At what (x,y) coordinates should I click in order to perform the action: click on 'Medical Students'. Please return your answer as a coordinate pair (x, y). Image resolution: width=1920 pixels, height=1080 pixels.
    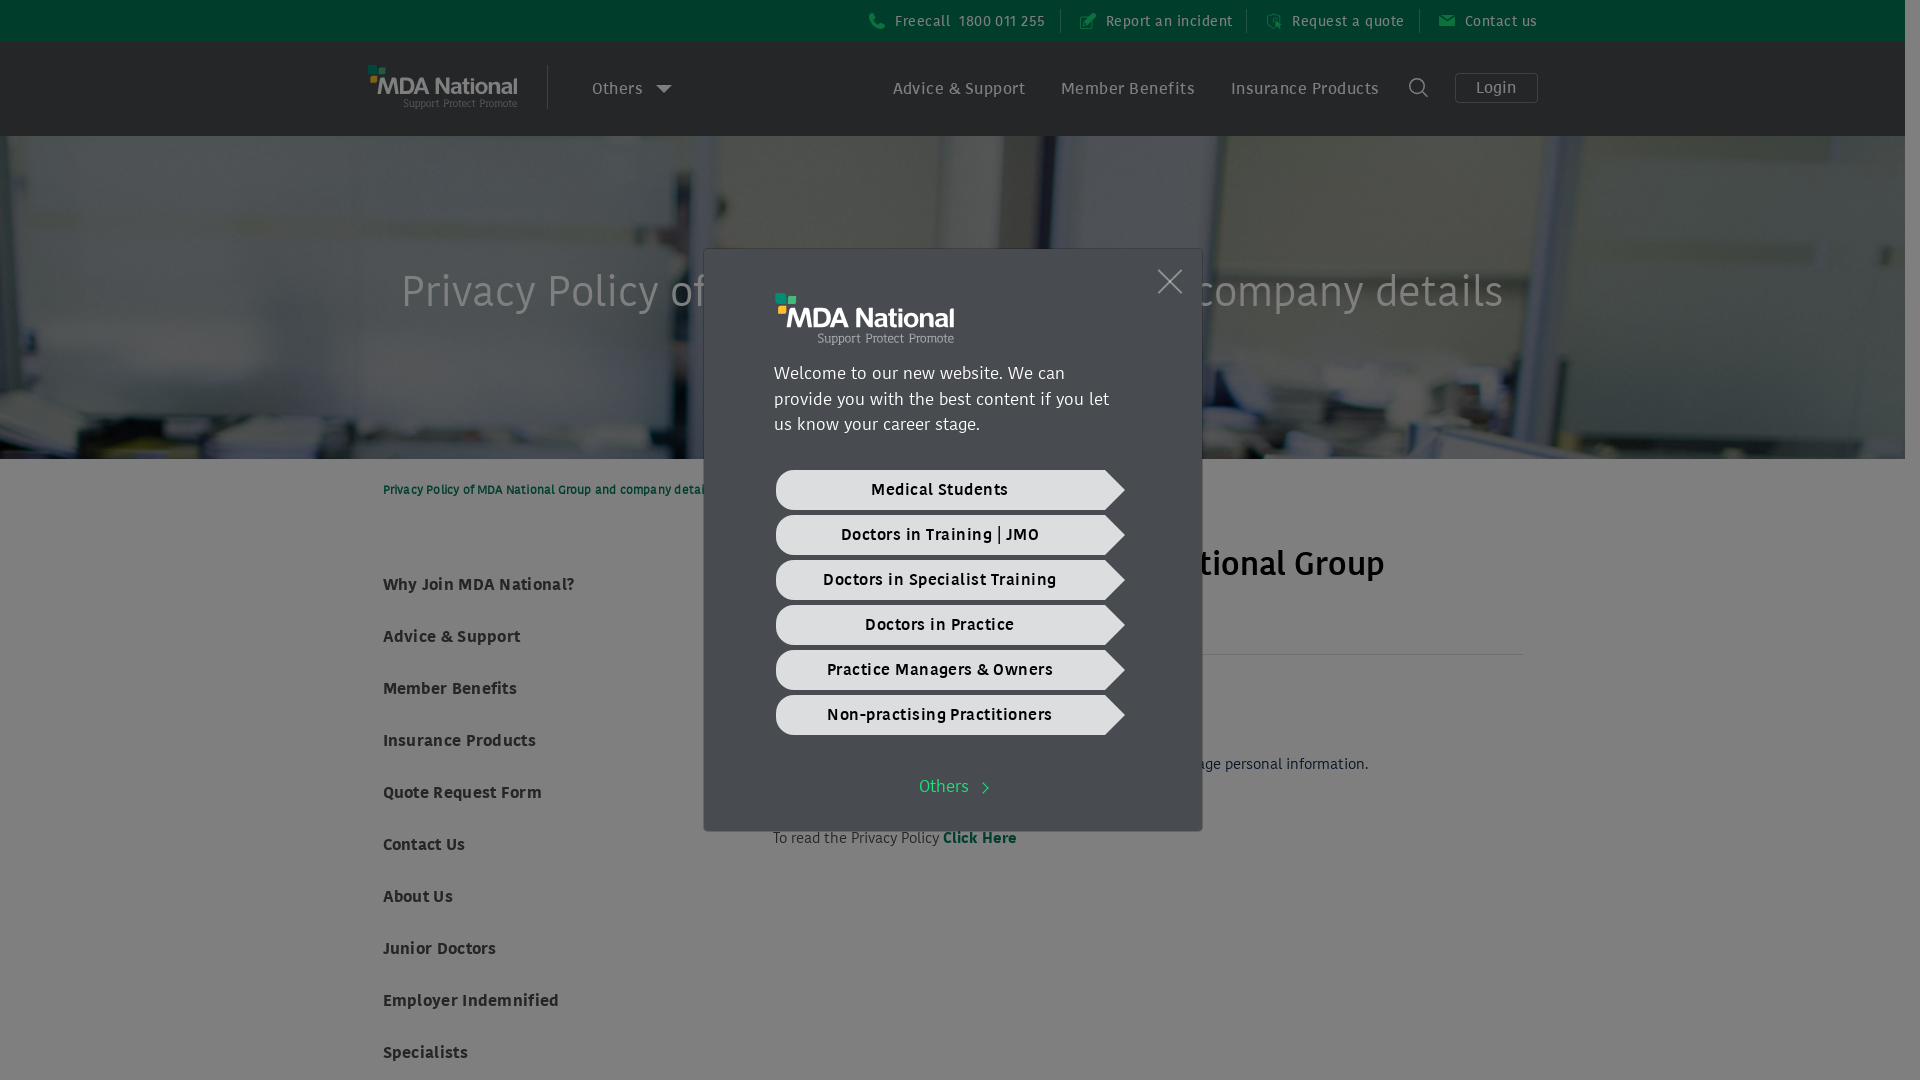
    Looking at the image, I should click on (939, 489).